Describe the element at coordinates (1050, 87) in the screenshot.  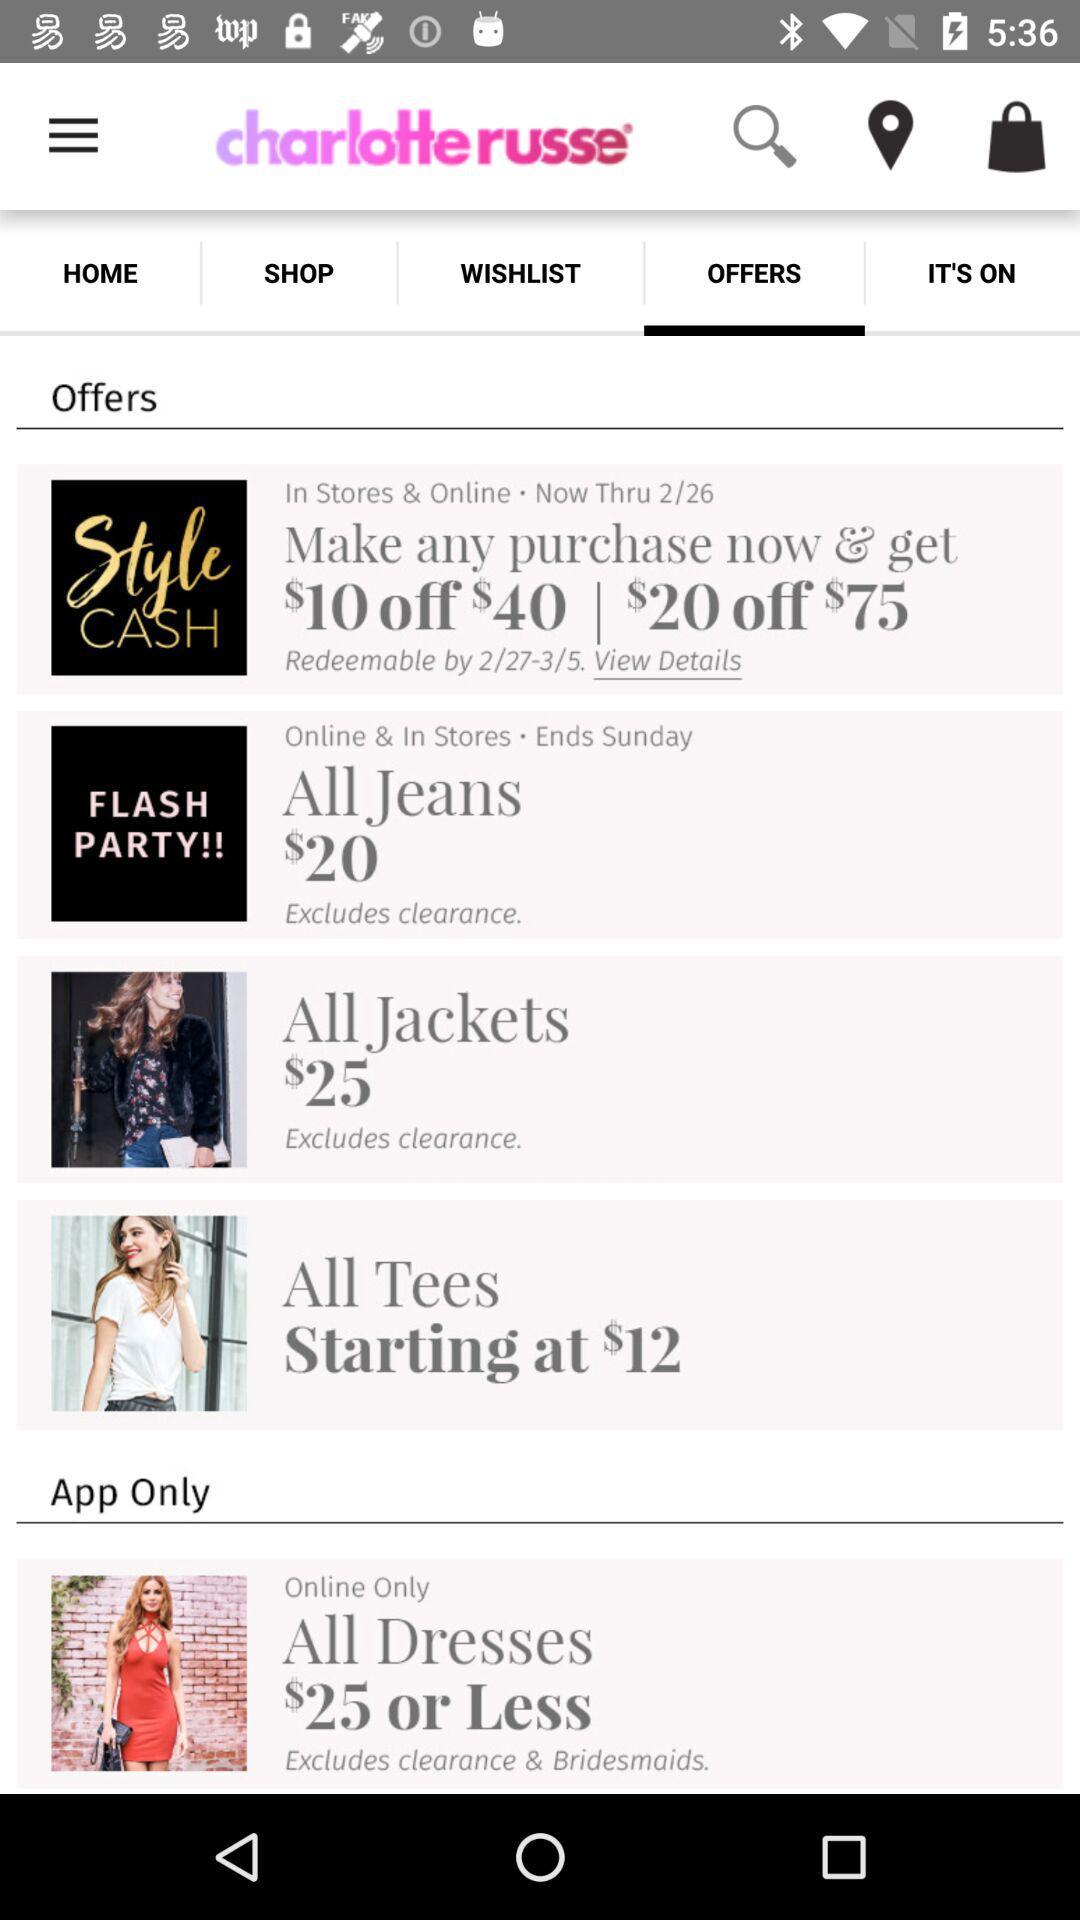
I see `the icon above the it's on` at that location.